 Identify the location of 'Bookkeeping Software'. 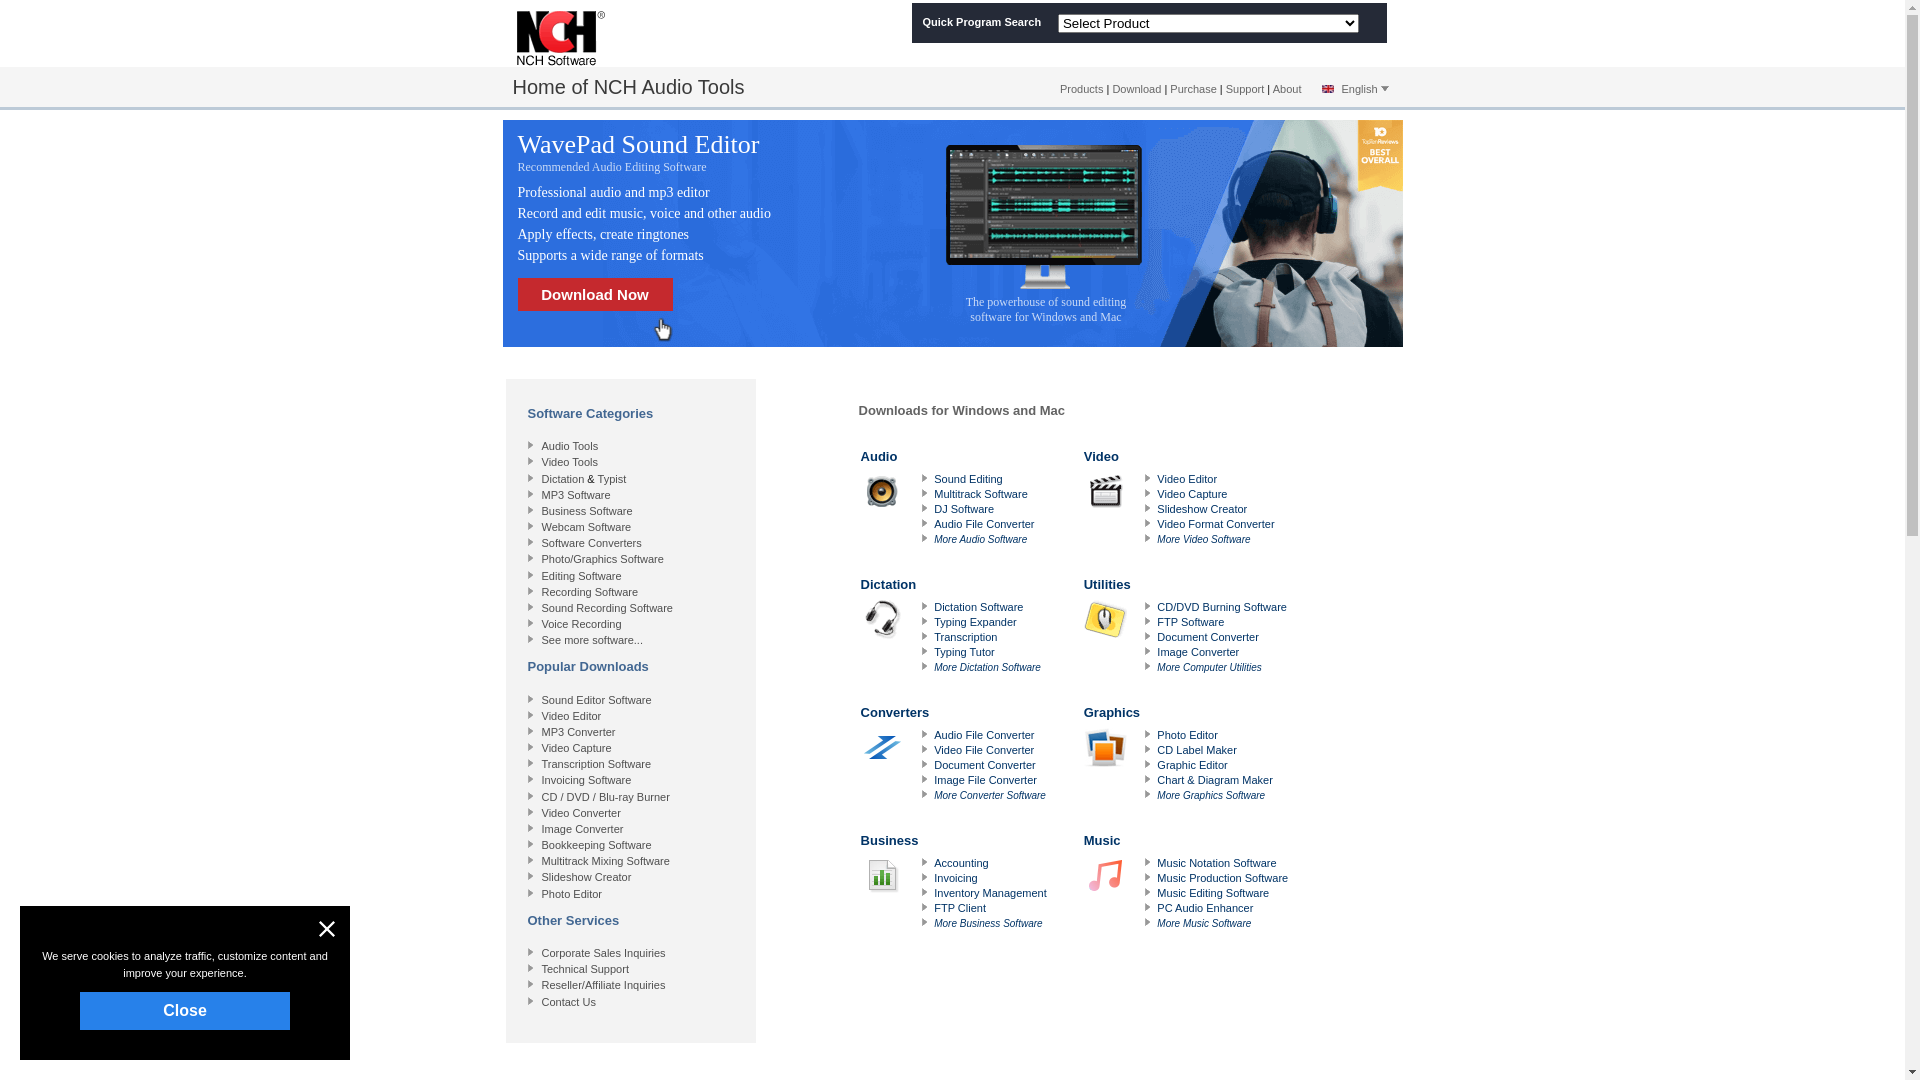
(595, 844).